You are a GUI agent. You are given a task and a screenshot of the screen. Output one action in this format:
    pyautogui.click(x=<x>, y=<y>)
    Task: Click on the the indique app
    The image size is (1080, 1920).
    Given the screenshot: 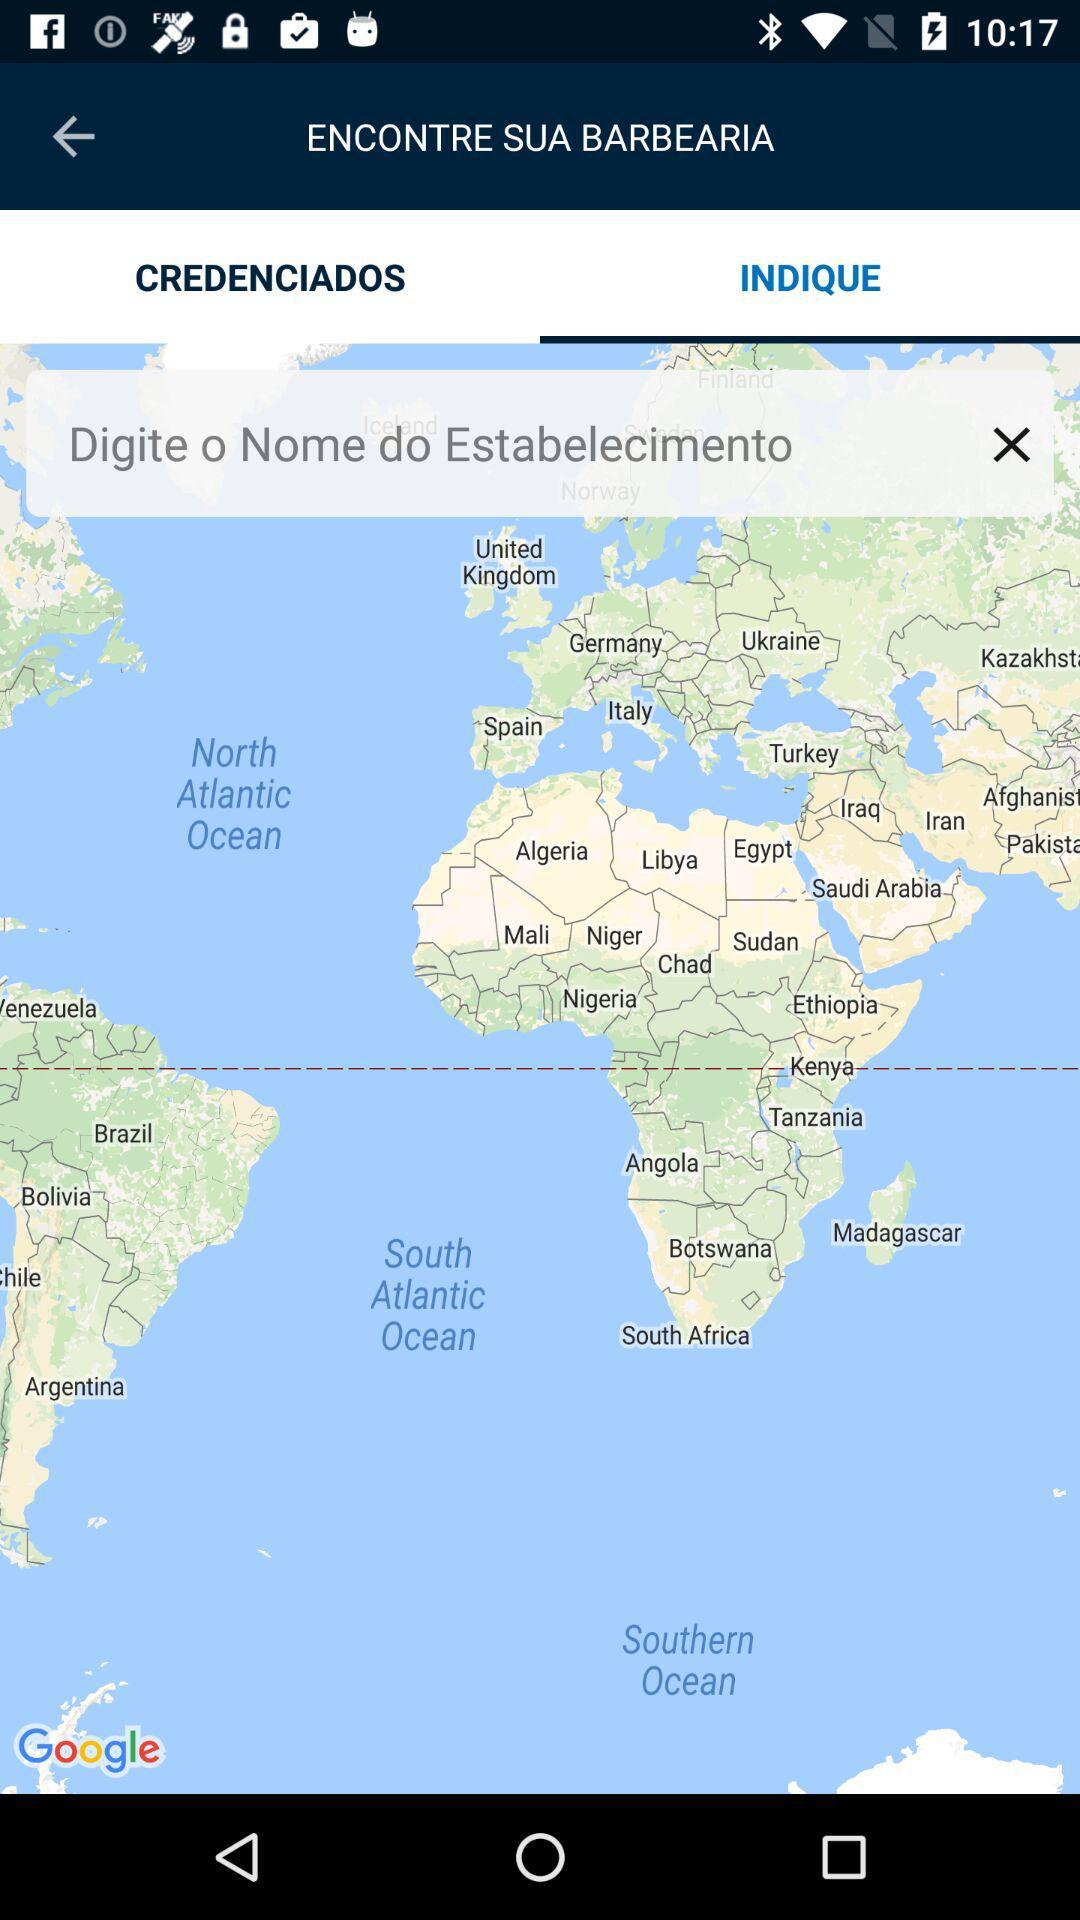 What is the action you would take?
    pyautogui.click(x=810, y=275)
    